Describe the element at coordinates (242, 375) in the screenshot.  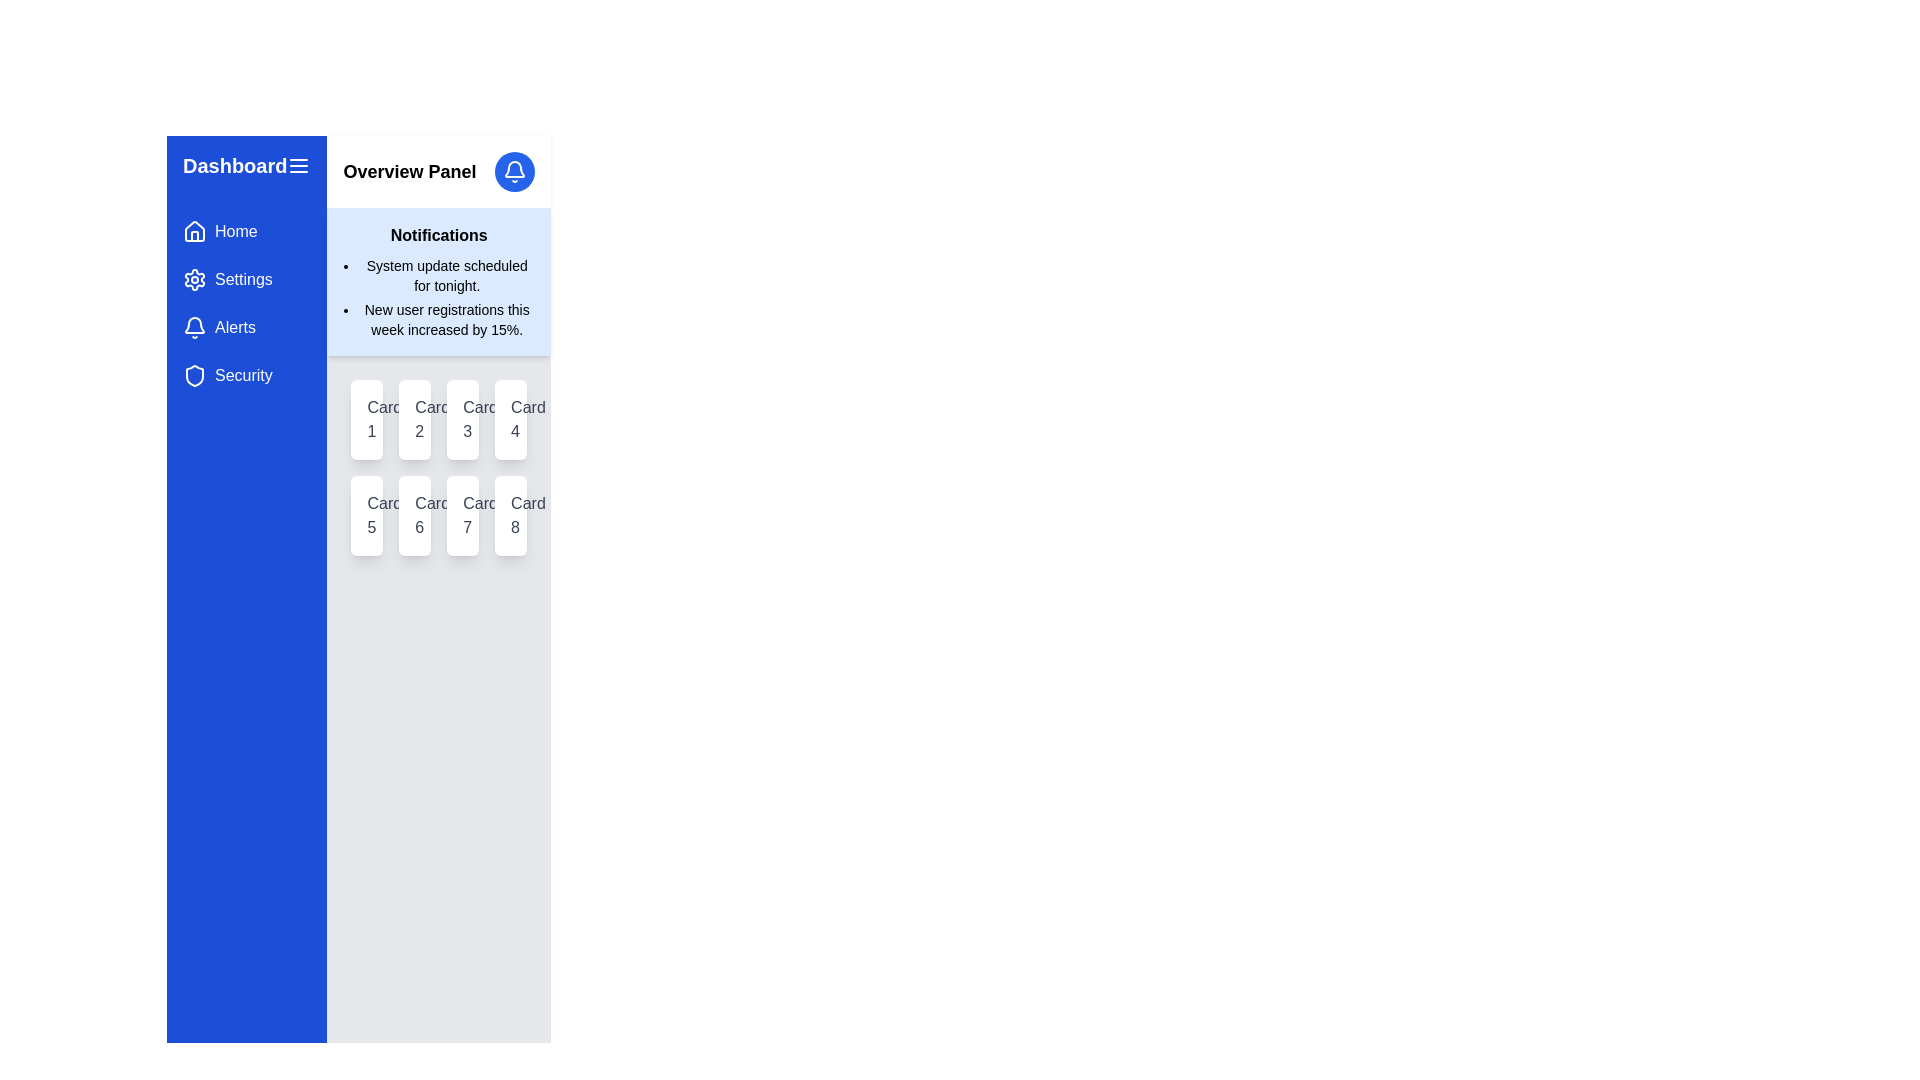
I see `the 'Security' label in the vertical navigation sidebar` at that location.